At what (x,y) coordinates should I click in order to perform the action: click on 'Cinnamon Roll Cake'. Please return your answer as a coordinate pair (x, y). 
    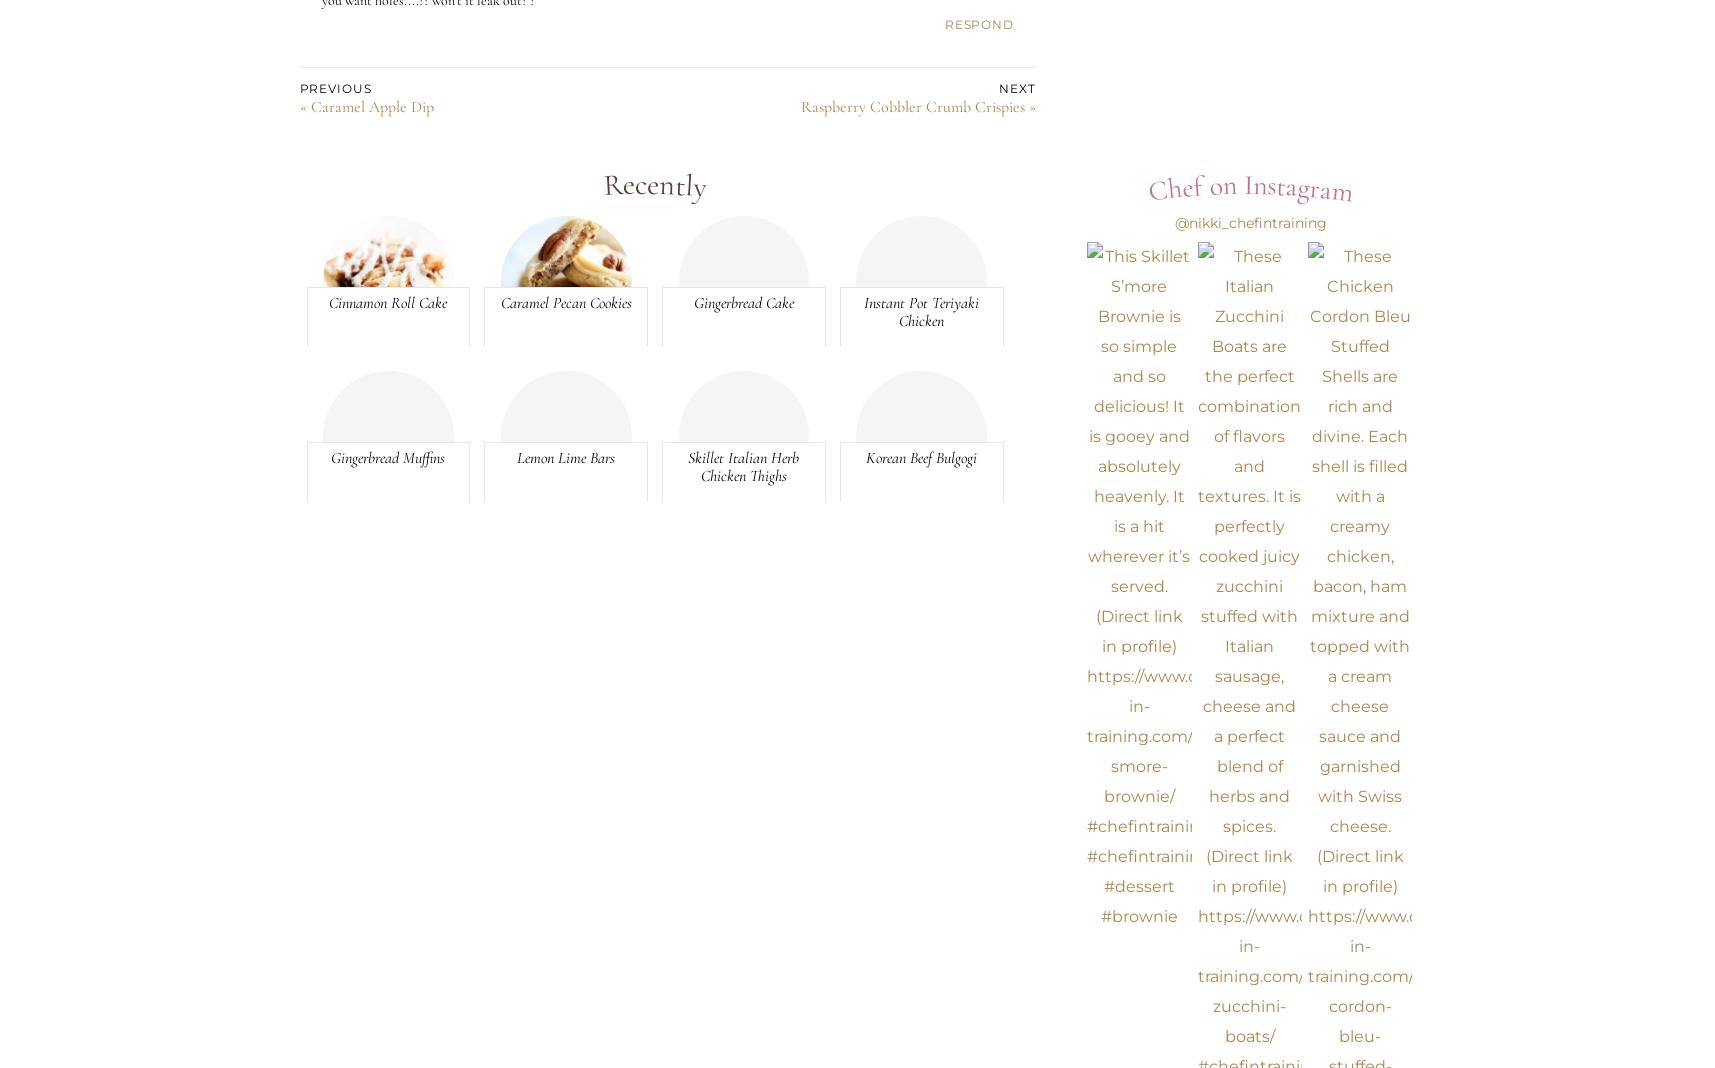
    Looking at the image, I should click on (387, 301).